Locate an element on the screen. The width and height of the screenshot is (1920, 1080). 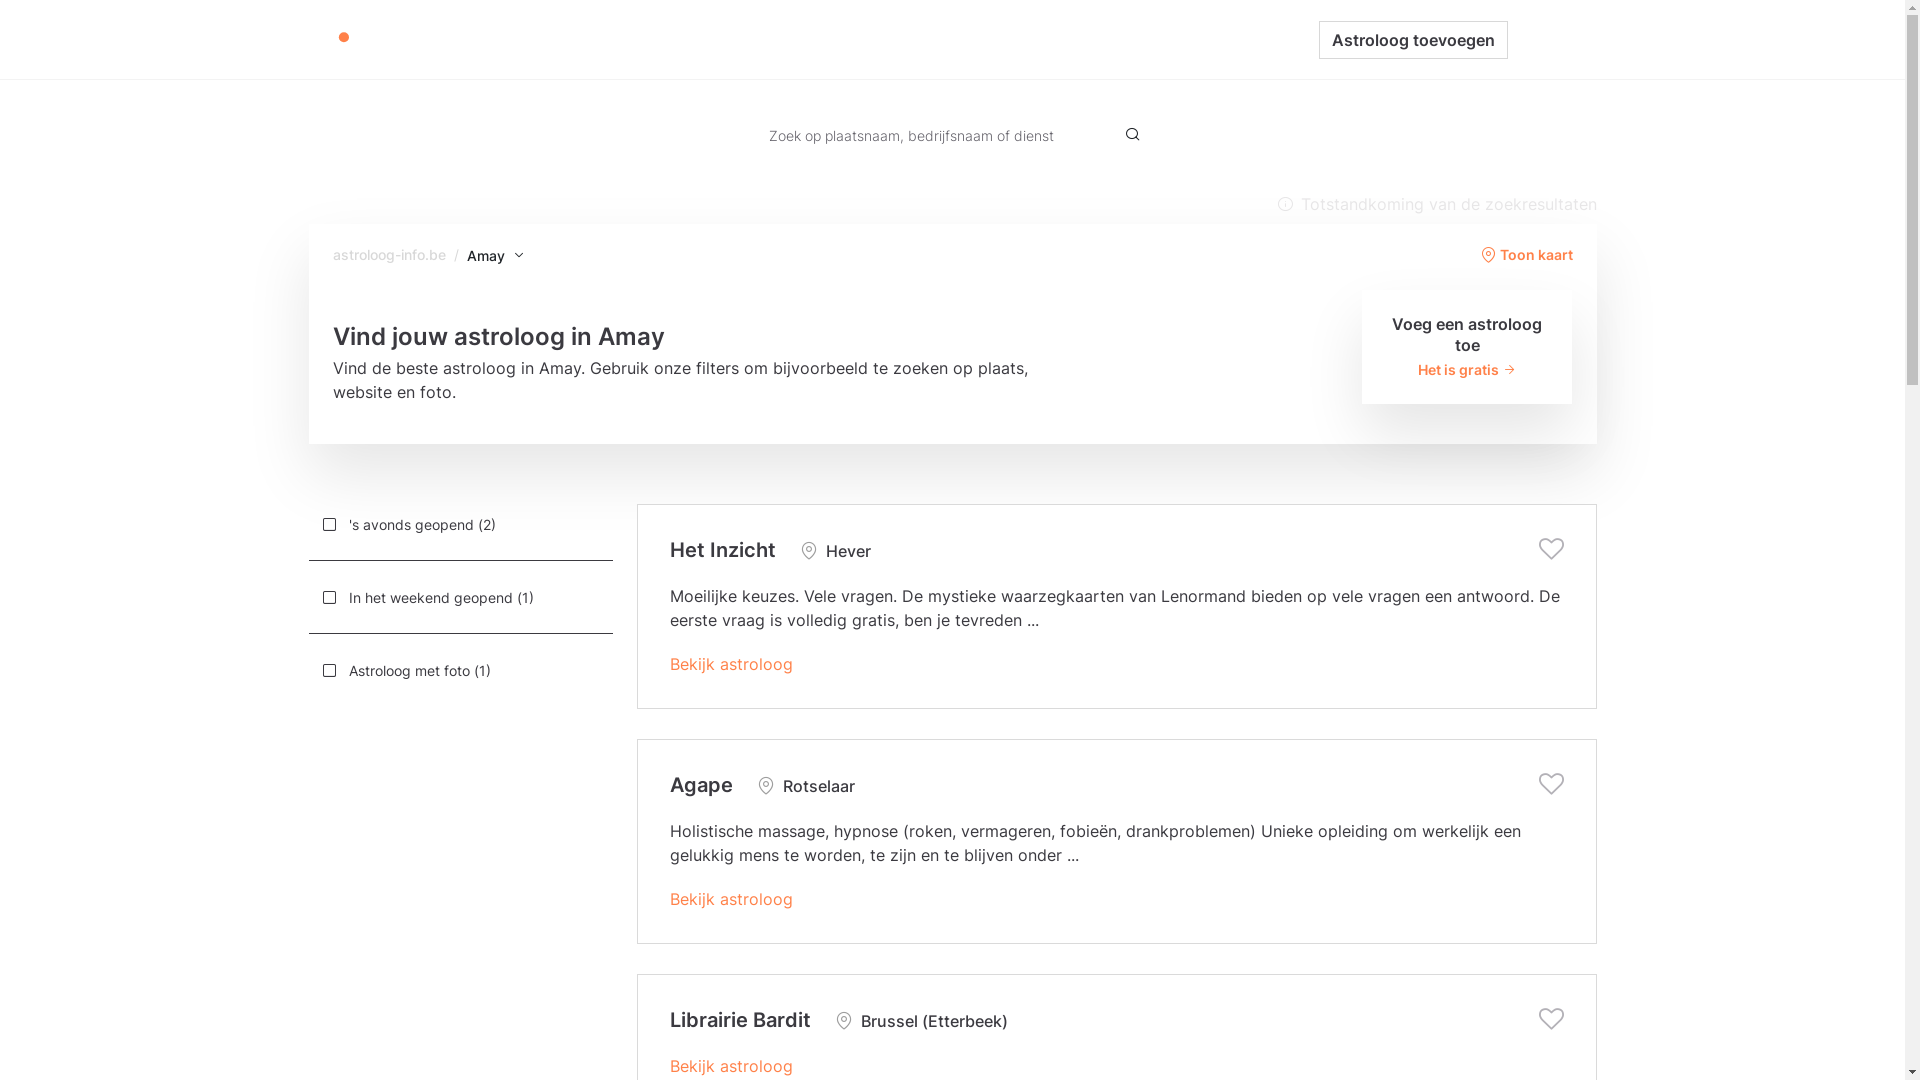
'Astroloog toevoegen' is located at coordinates (1411, 38).